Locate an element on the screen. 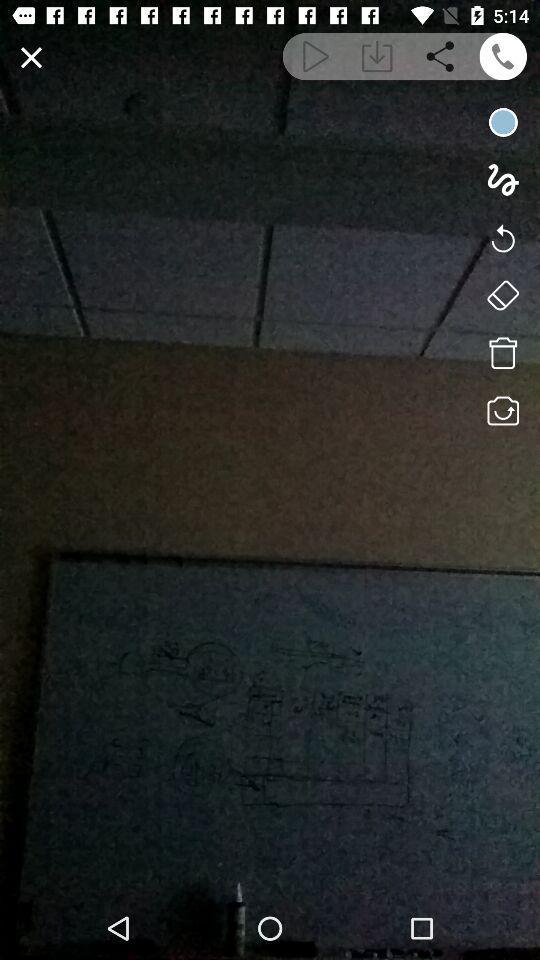 Image resolution: width=540 pixels, height=960 pixels. the play icon is located at coordinates (314, 55).